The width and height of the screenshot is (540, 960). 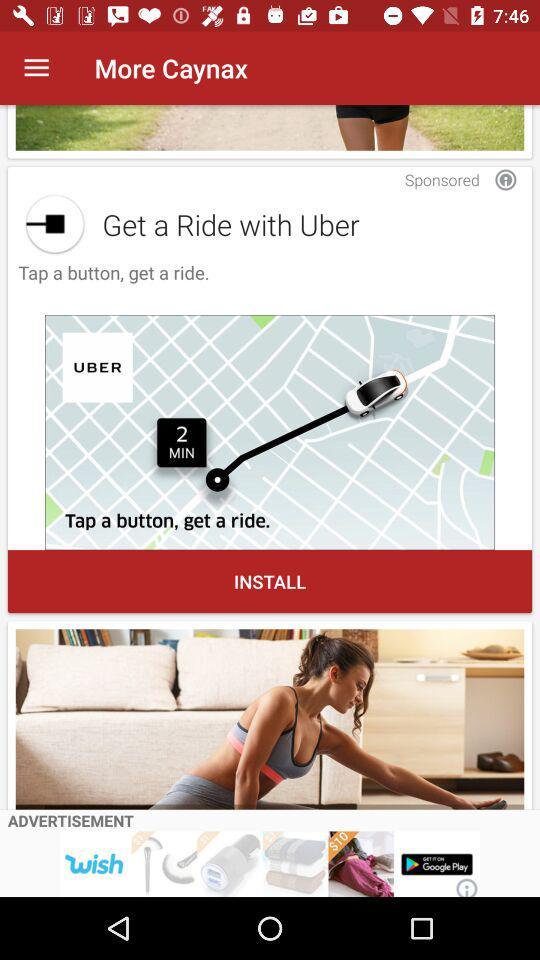 What do you see at coordinates (55, 224) in the screenshot?
I see `get a ride` at bounding box center [55, 224].